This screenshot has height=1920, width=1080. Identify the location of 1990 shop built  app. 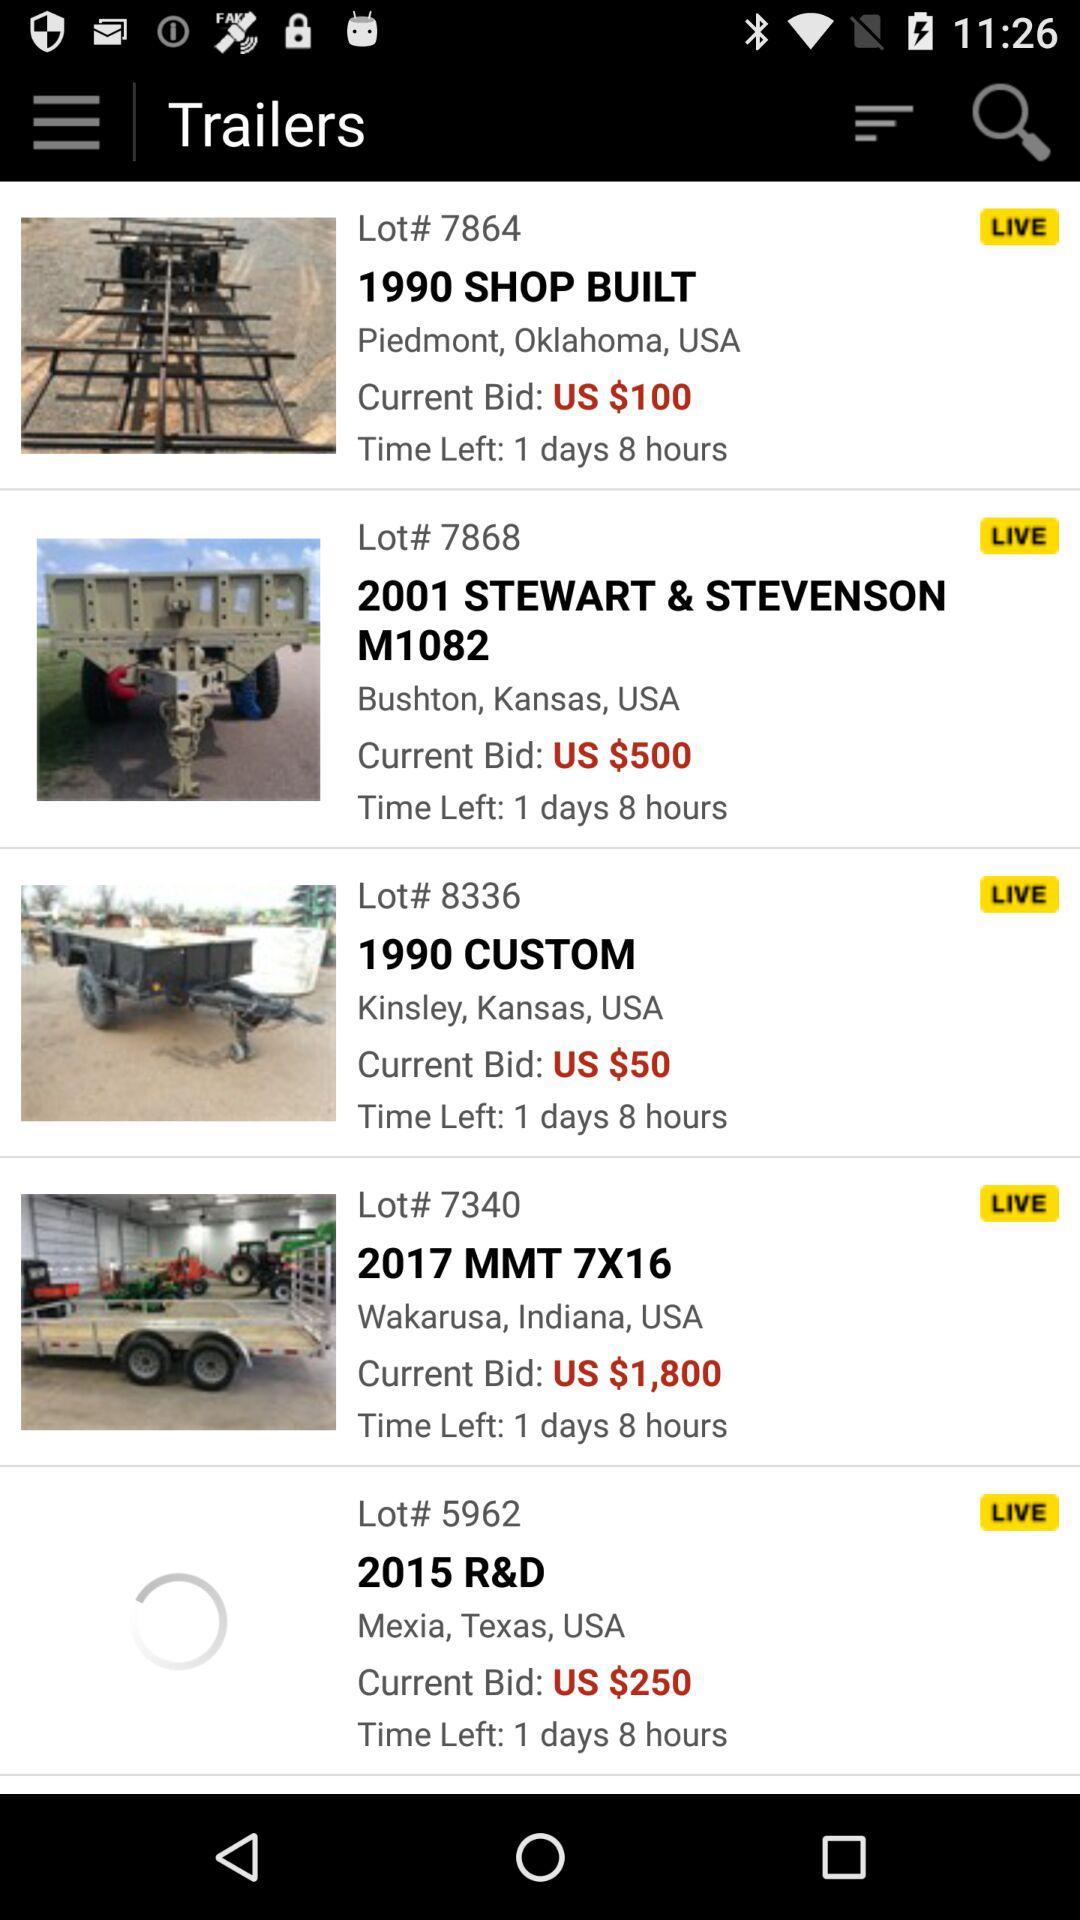
(531, 283).